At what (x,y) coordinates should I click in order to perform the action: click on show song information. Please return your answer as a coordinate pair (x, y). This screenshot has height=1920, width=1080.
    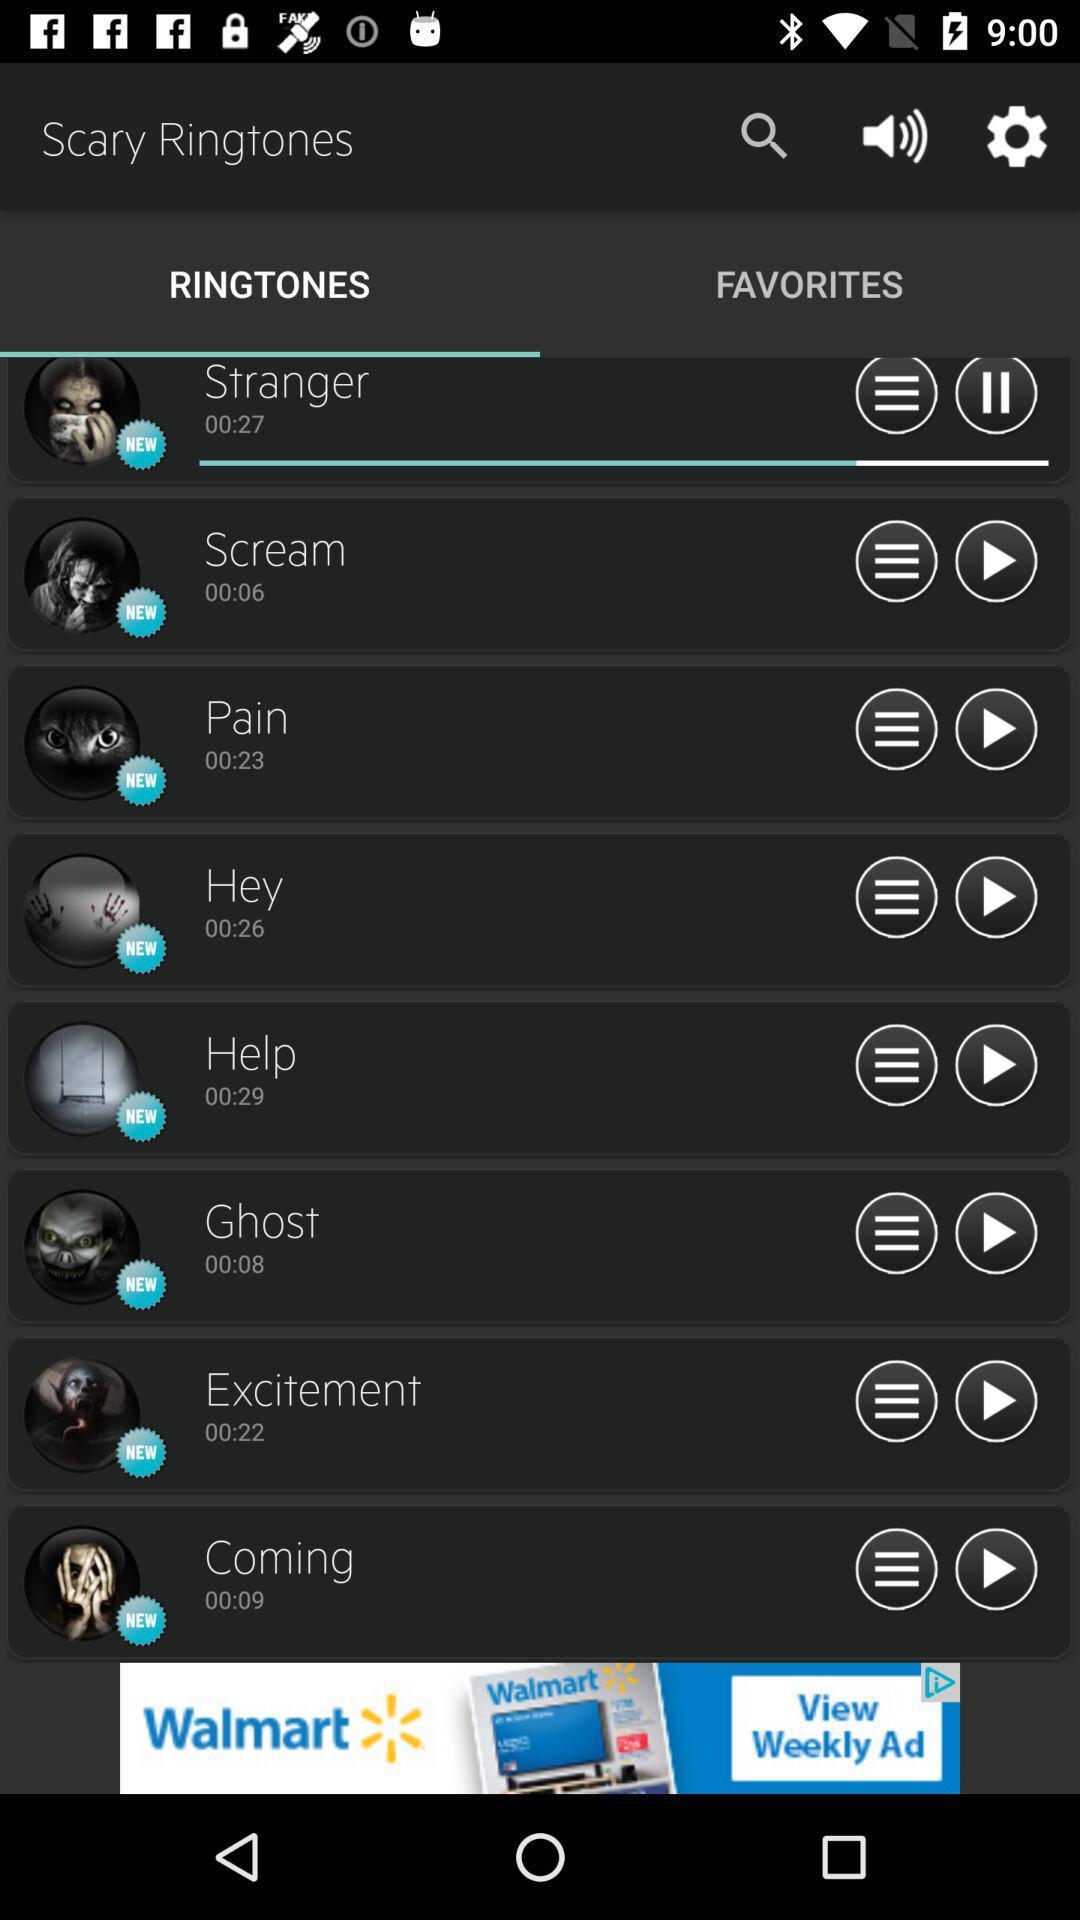
    Looking at the image, I should click on (895, 399).